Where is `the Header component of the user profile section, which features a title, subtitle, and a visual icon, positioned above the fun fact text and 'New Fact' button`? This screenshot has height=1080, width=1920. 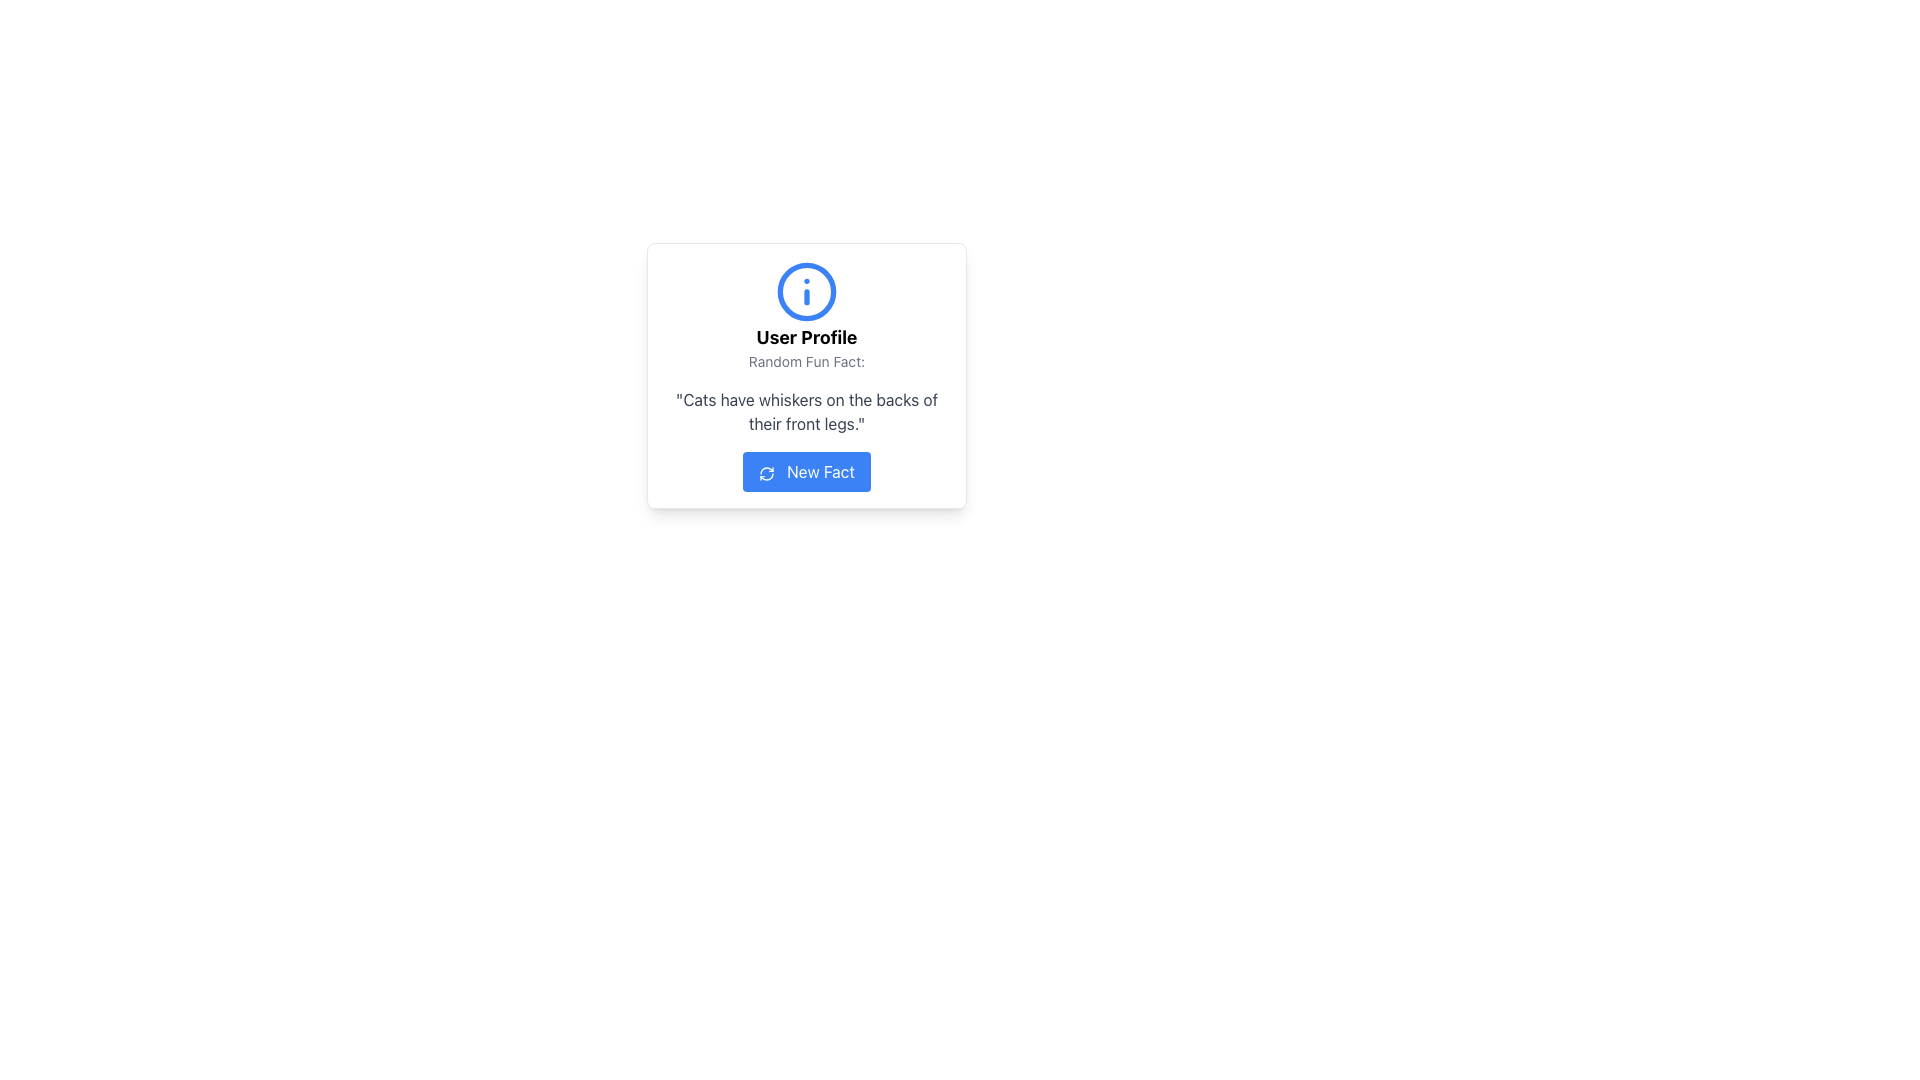 the Header component of the user profile section, which features a title, subtitle, and a visual icon, positioned above the fun fact text and 'New Fact' button is located at coordinates (806, 315).